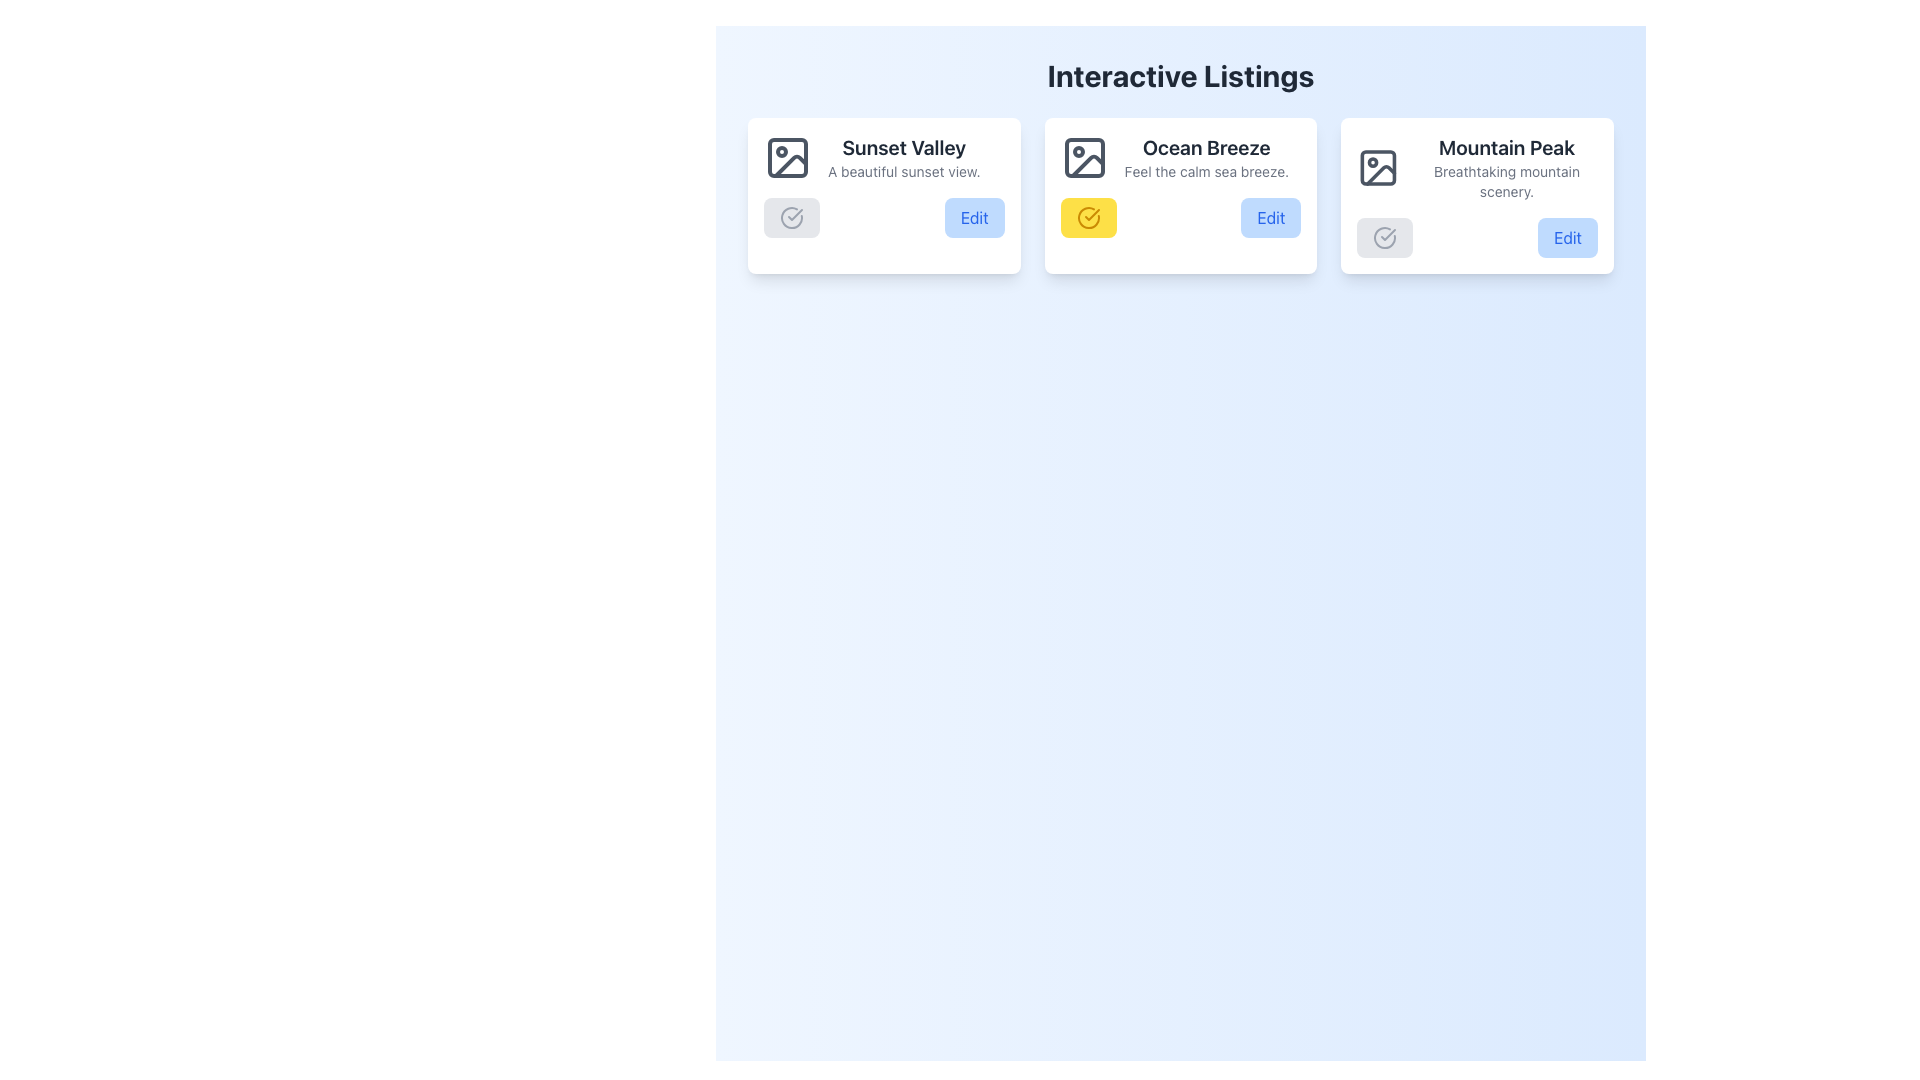 Image resolution: width=1920 pixels, height=1080 pixels. Describe the element at coordinates (1477, 167) in the screenshot. I see `the text and icon display area containing the title 'Mountain Peak' and subtitle 'Breathtaking mountain scenery.'` at that location.